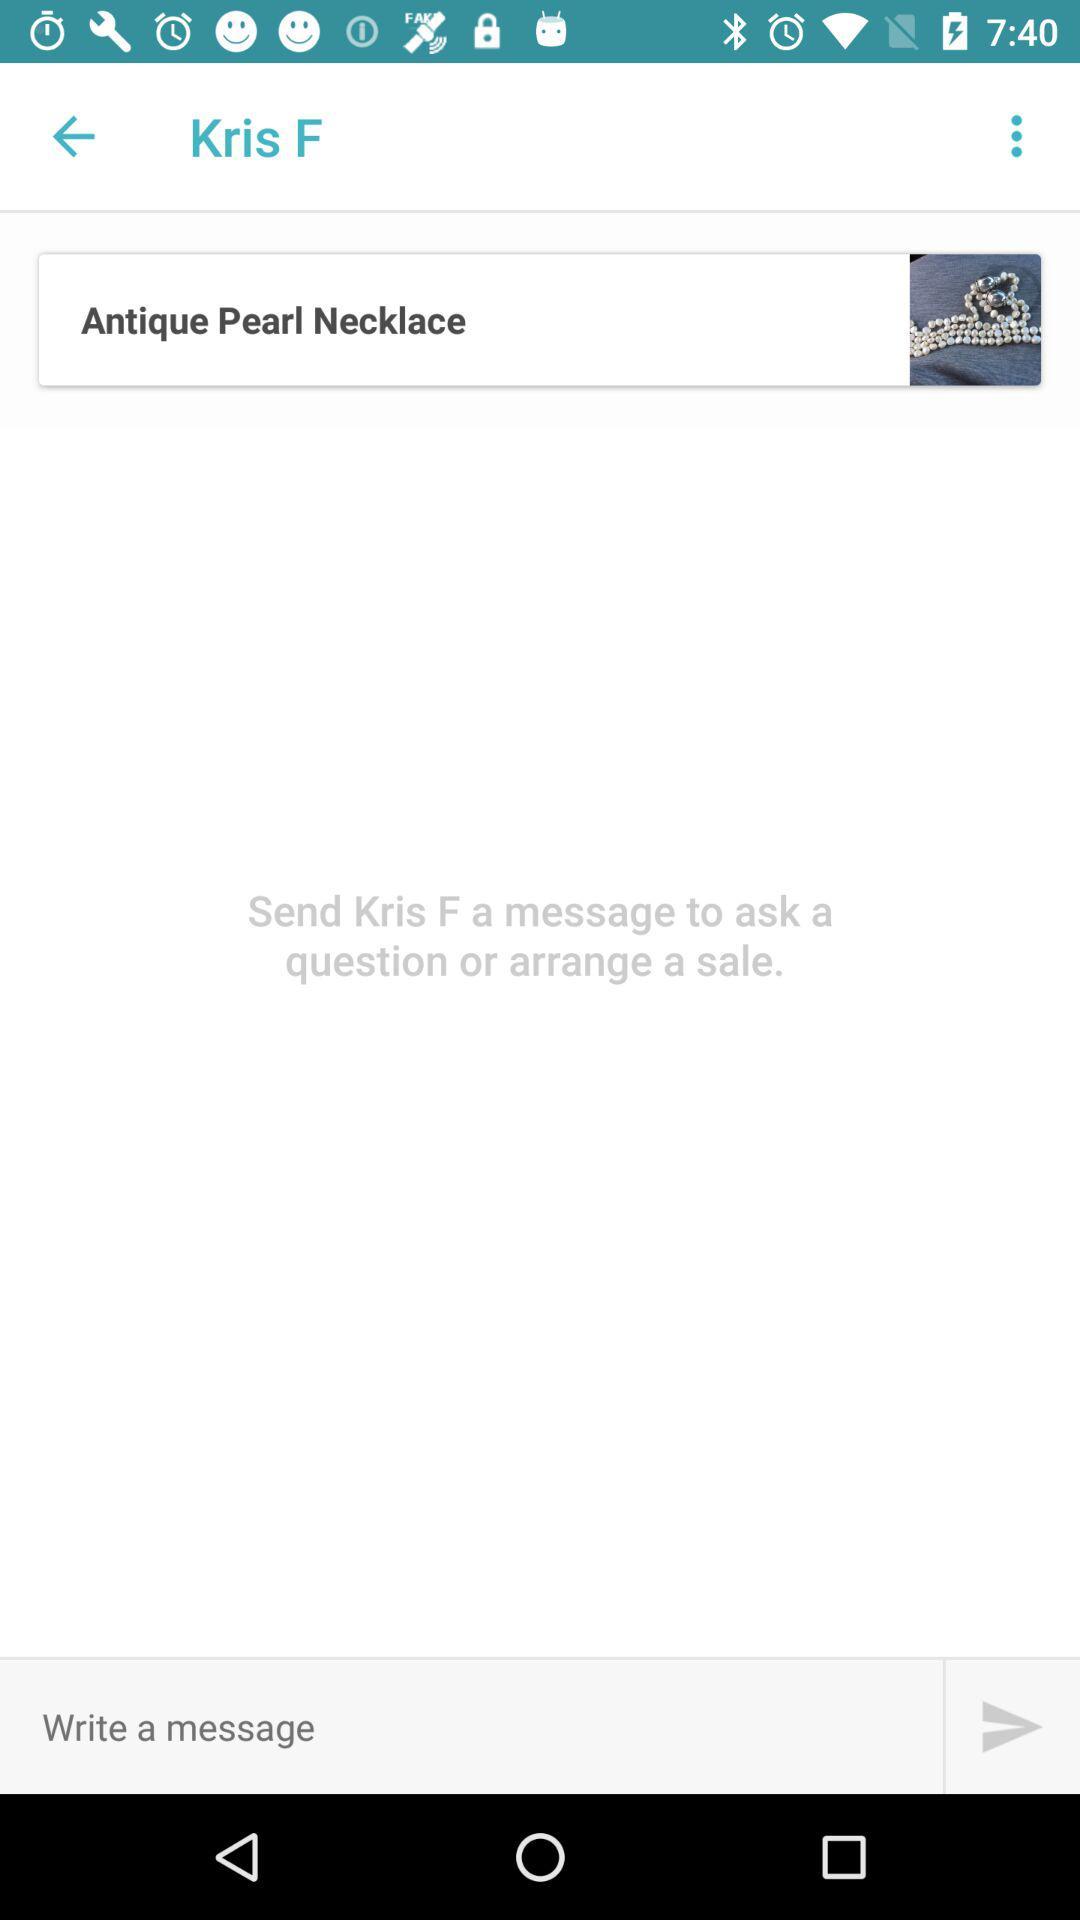  I want to click on item to the left of the kris f, so click(72, 135).